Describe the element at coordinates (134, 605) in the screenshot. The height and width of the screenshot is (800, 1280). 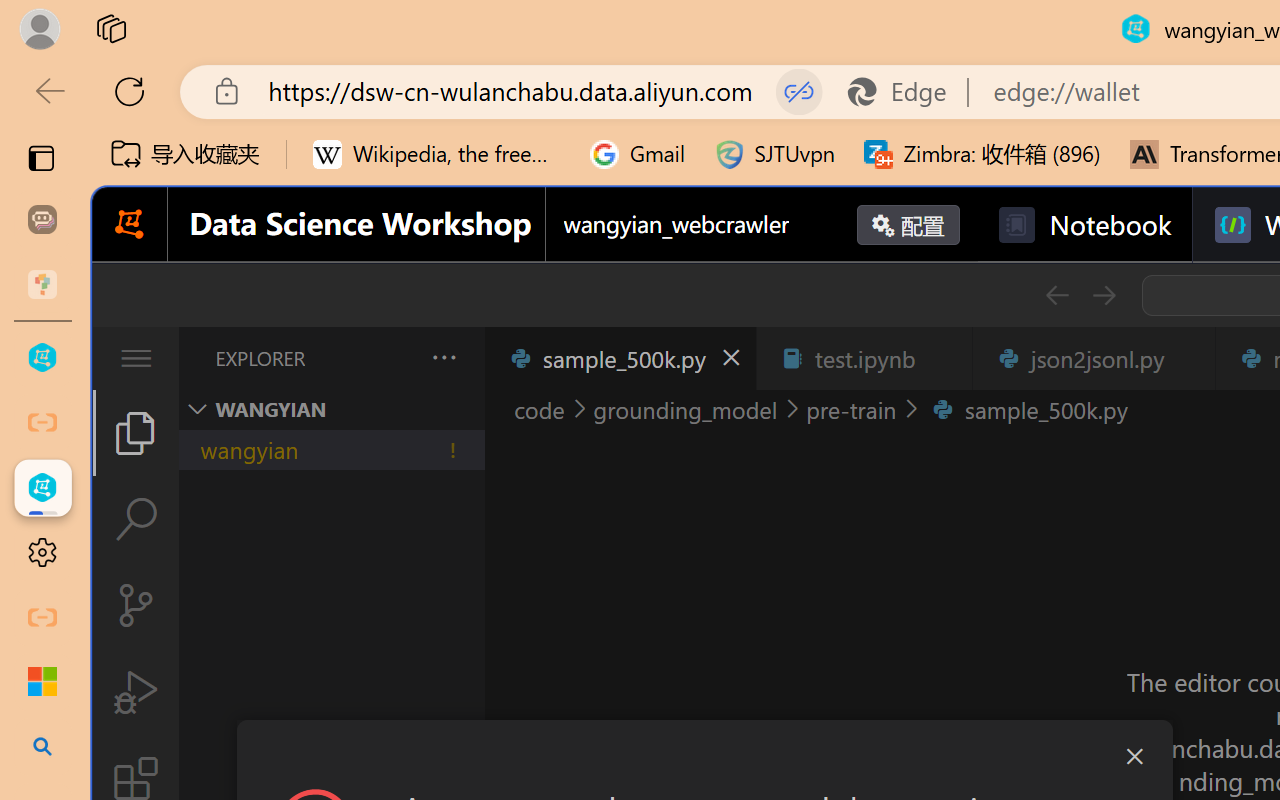
I see `'Source Control (Ctrl+Shift+G)'` at that location.